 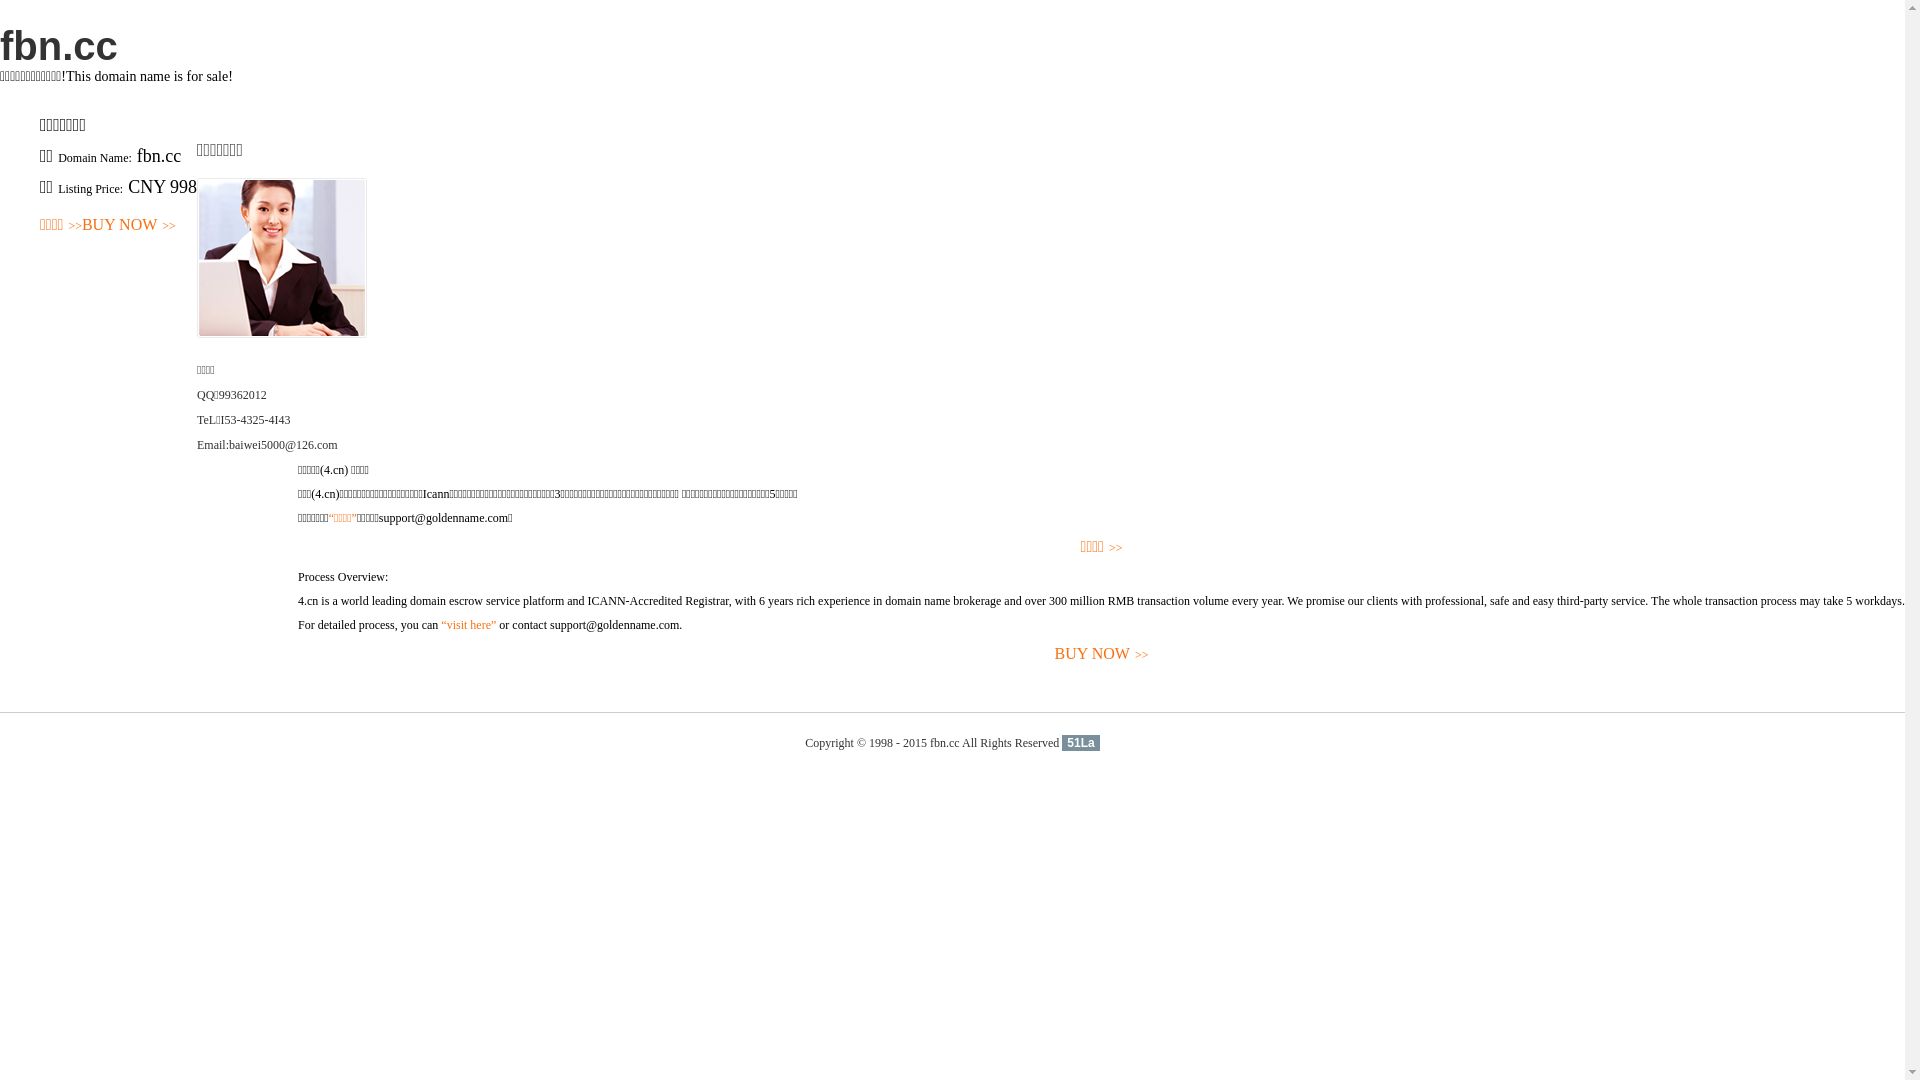 What do you see at coordinates (80, 225) in the screenshot?
I see `'BUY NOW>>'` at bounding box center [80, 225].